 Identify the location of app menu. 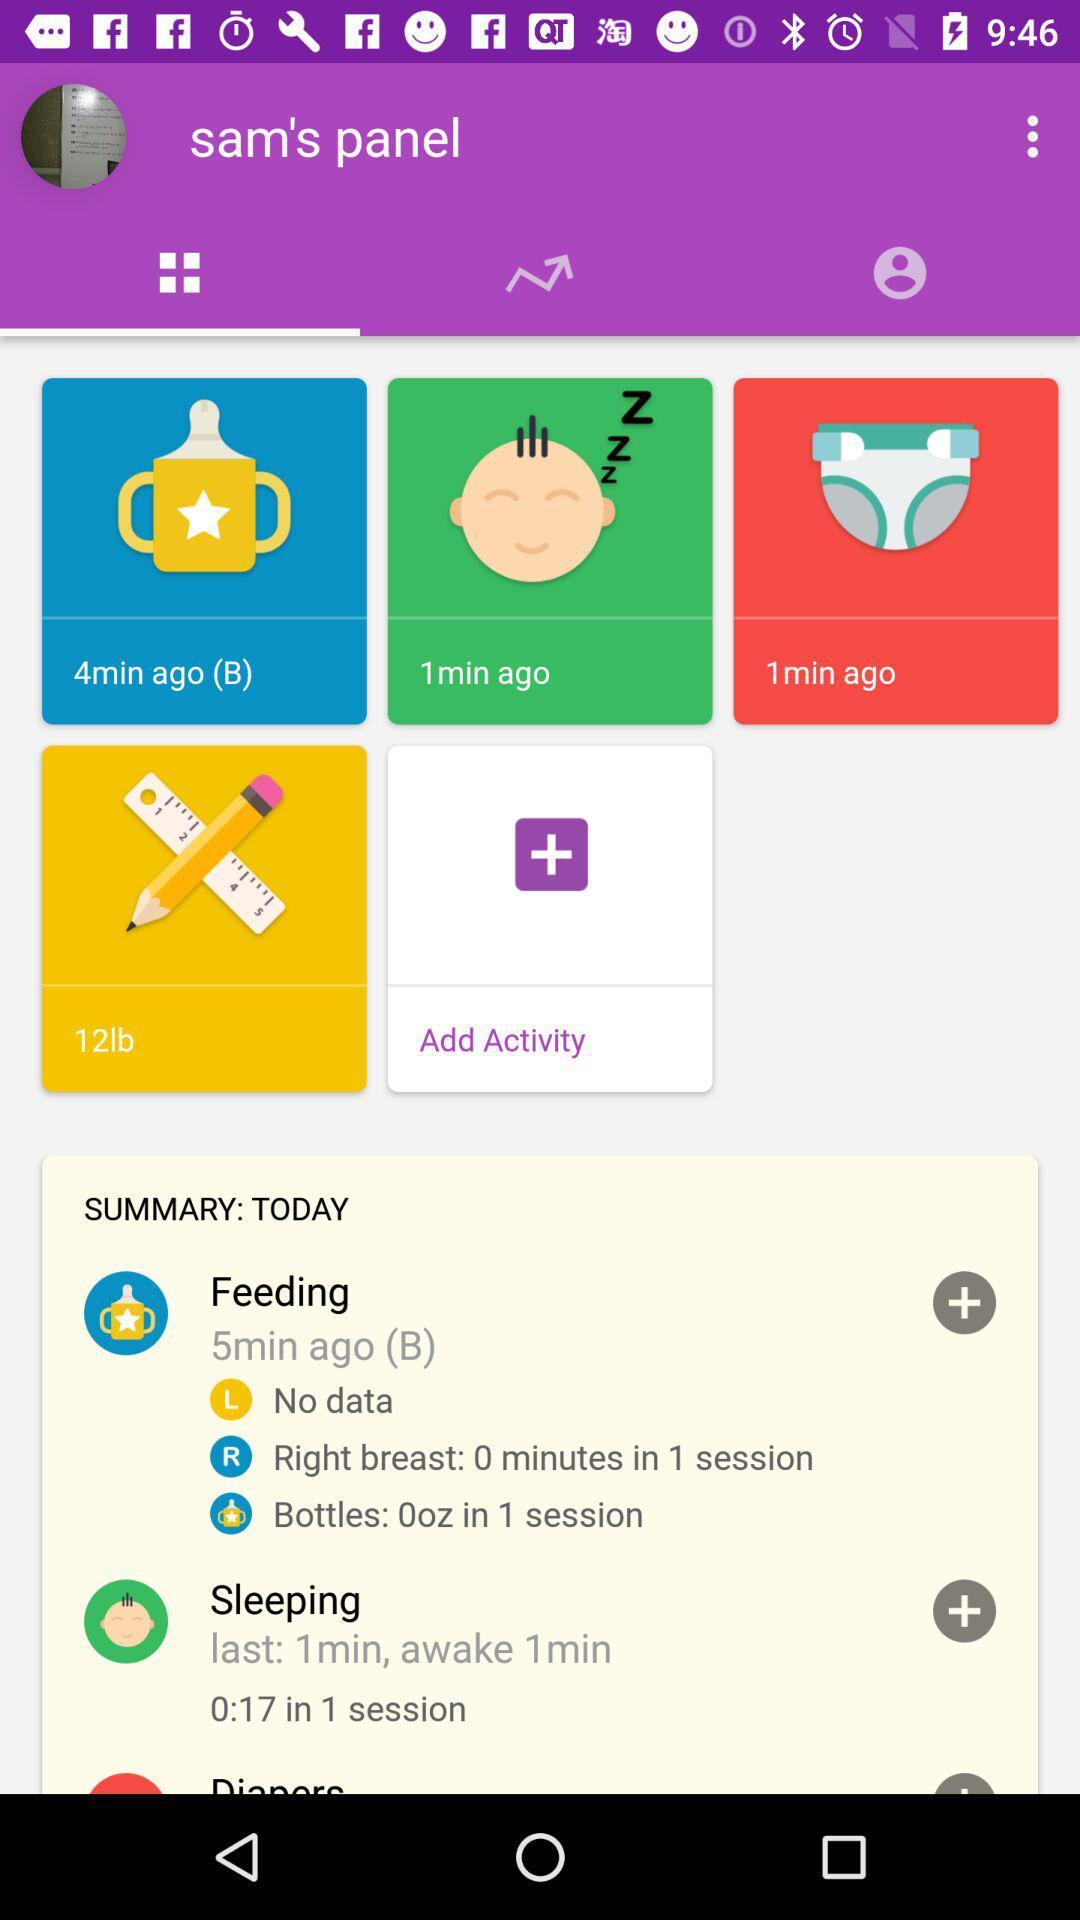
(1011, 135).